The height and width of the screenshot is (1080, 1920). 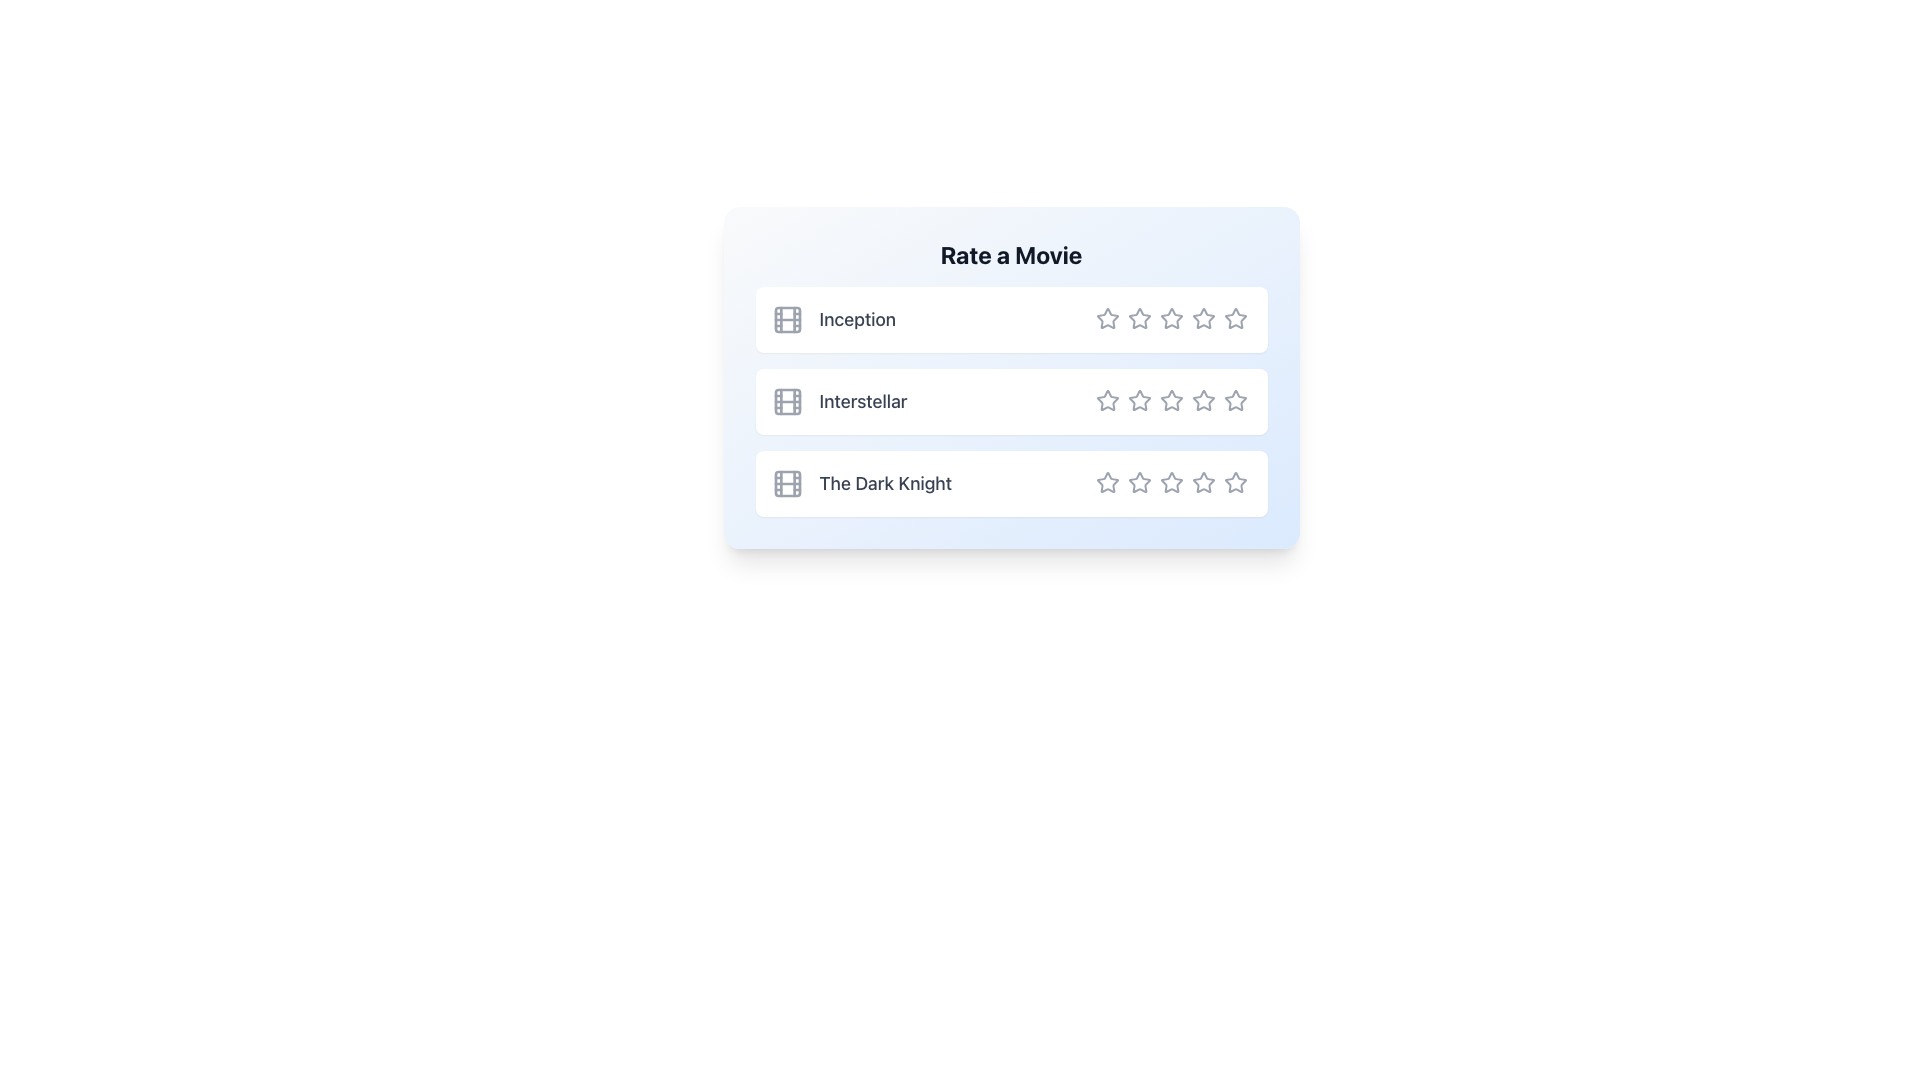 I want to click on the second star icon in the rating system for the movie 'Inception', so click(x=1139, y=318).